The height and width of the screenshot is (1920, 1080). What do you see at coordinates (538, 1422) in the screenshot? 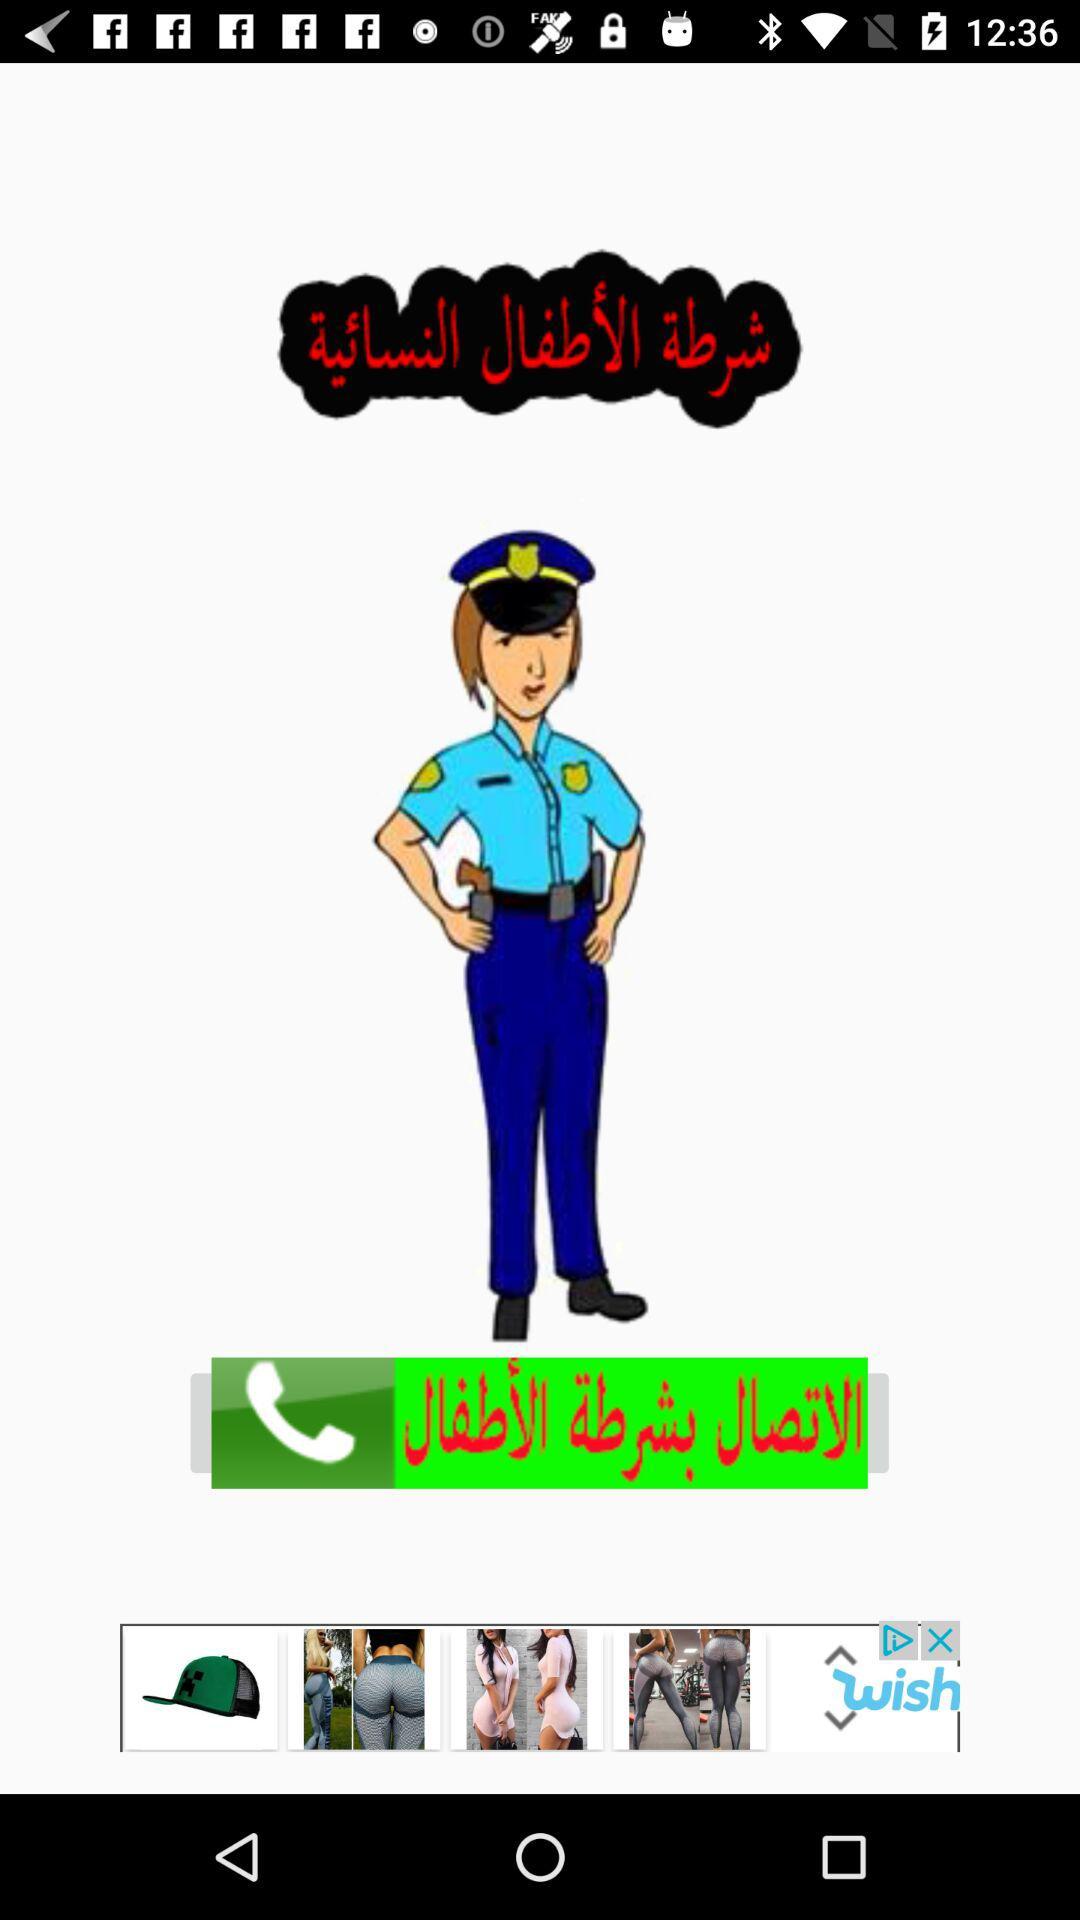
I see `call` at bounding box center [538, 1422].